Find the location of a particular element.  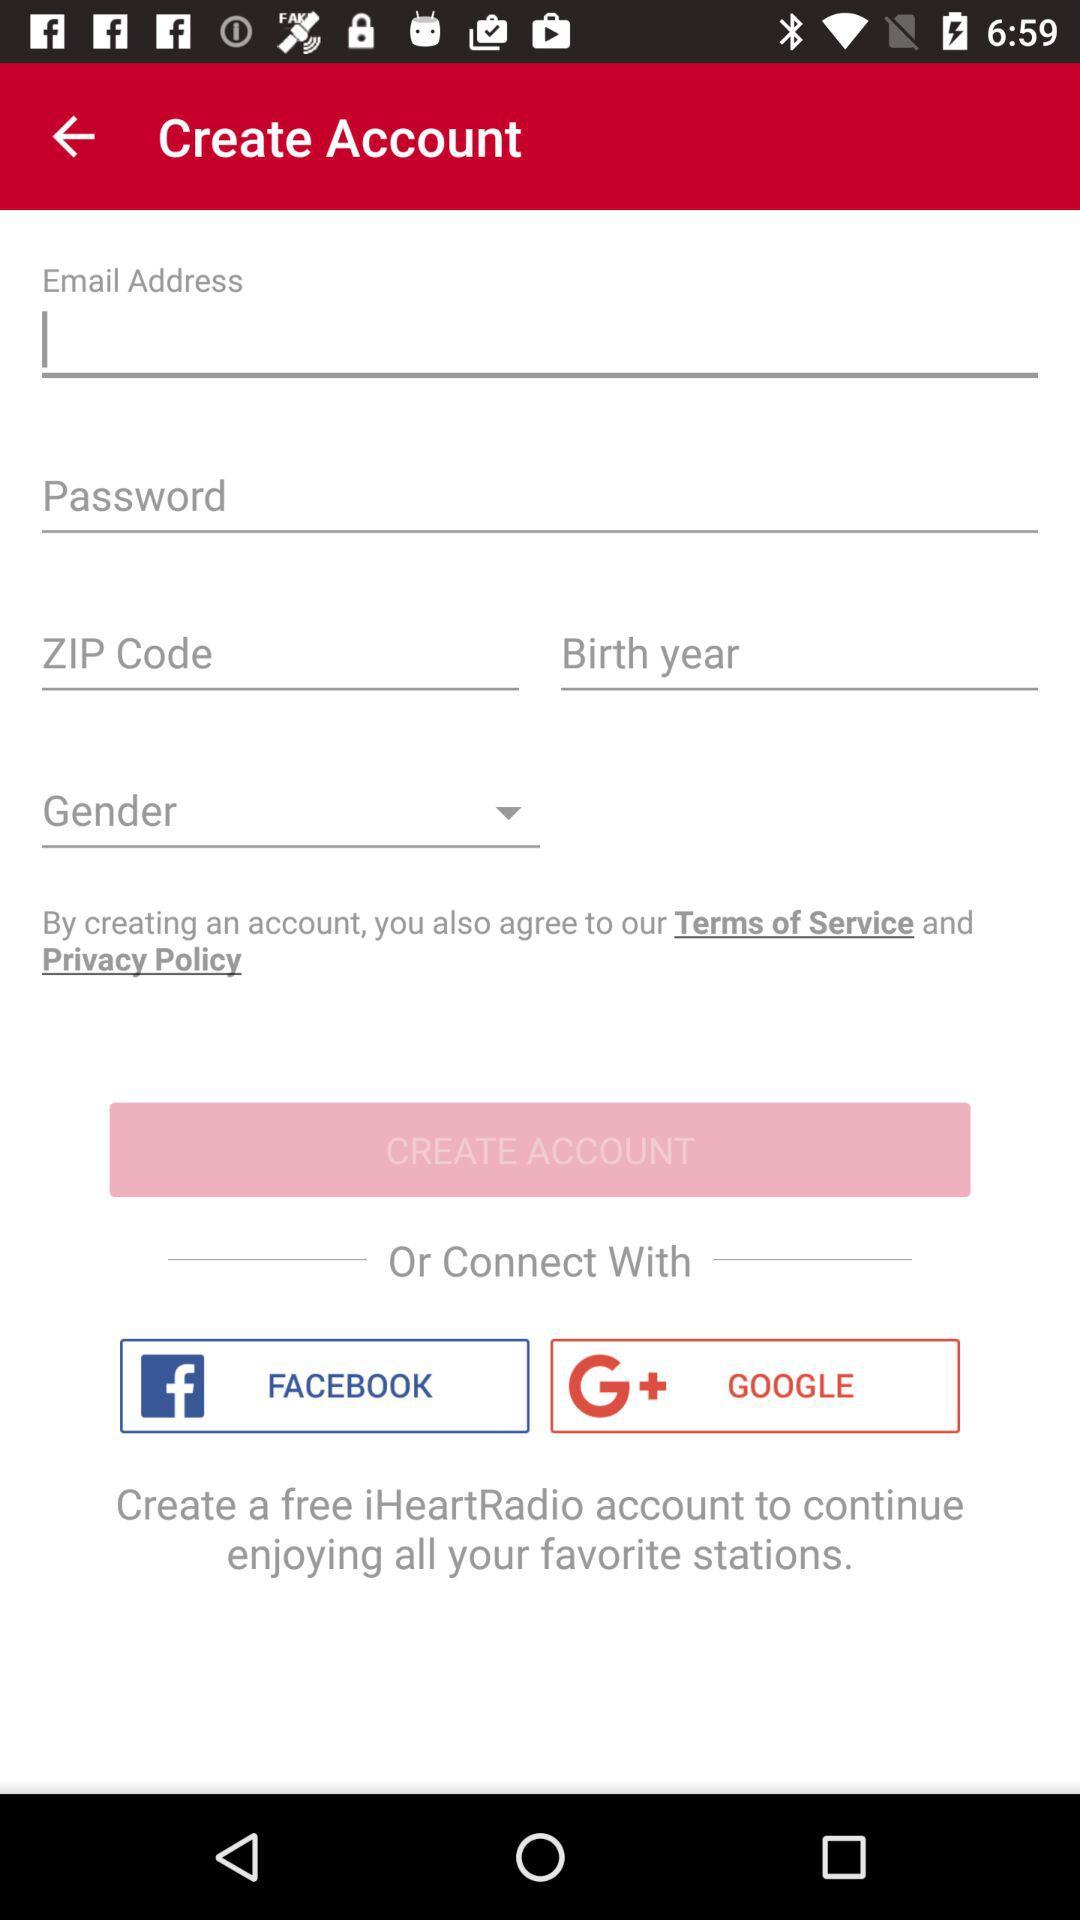

shows google+ option is located at coordinates (755, 1385).